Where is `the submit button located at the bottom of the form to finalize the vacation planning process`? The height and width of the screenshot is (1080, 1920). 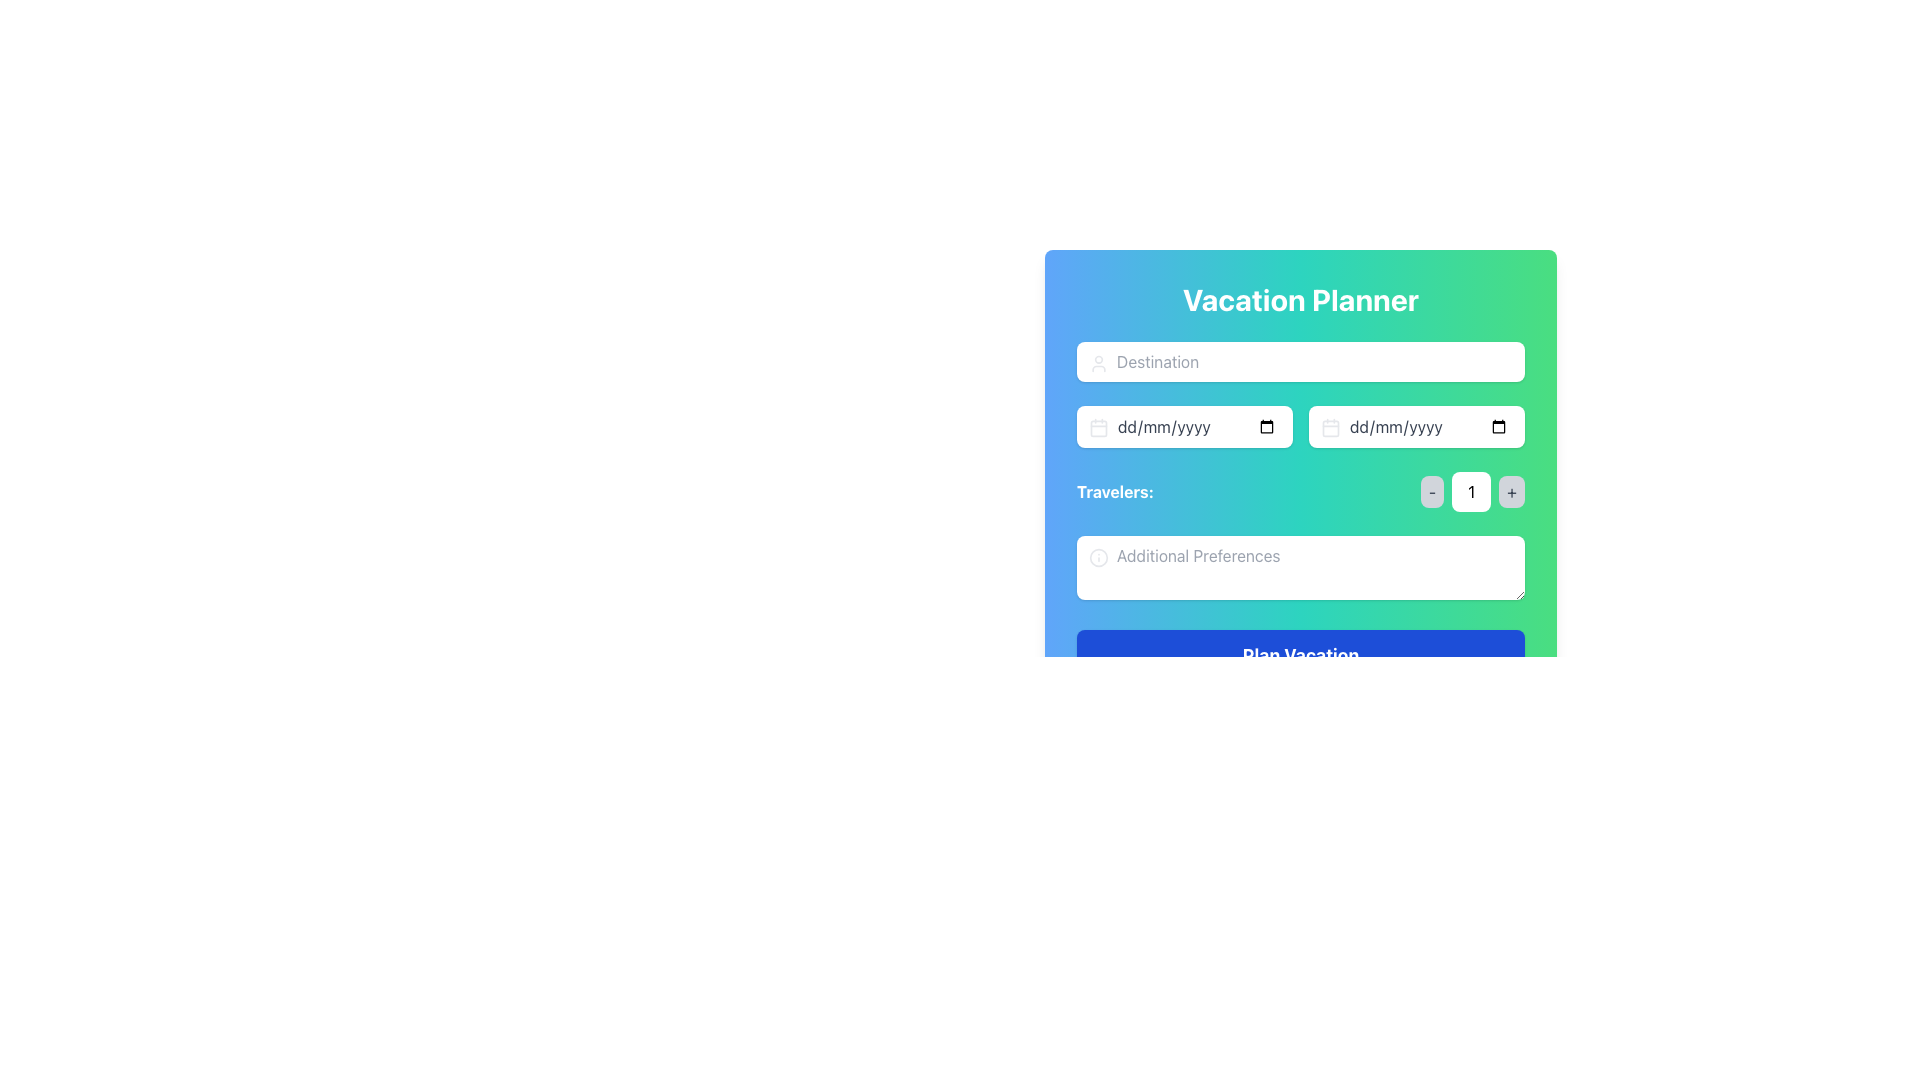 the submit button located at the bottom of the form to finalize the vacation planning process is located at coordinates (1300, 655).